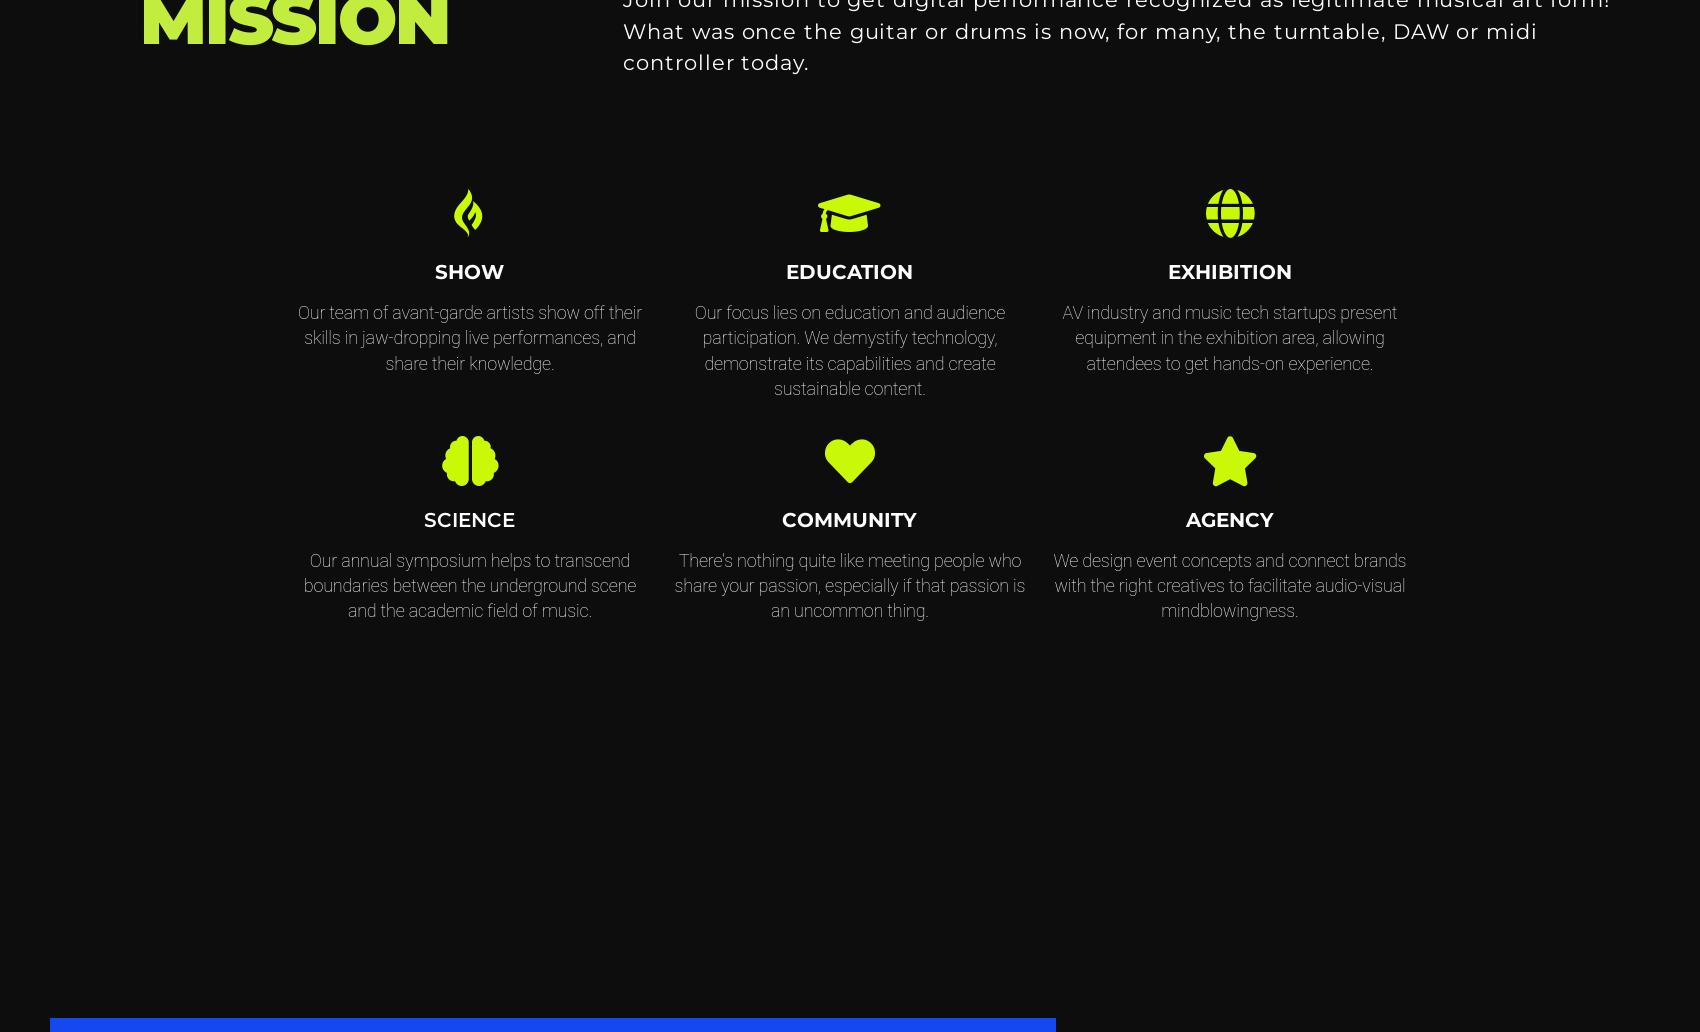  I want to click on 'Community', so click(848, 518).